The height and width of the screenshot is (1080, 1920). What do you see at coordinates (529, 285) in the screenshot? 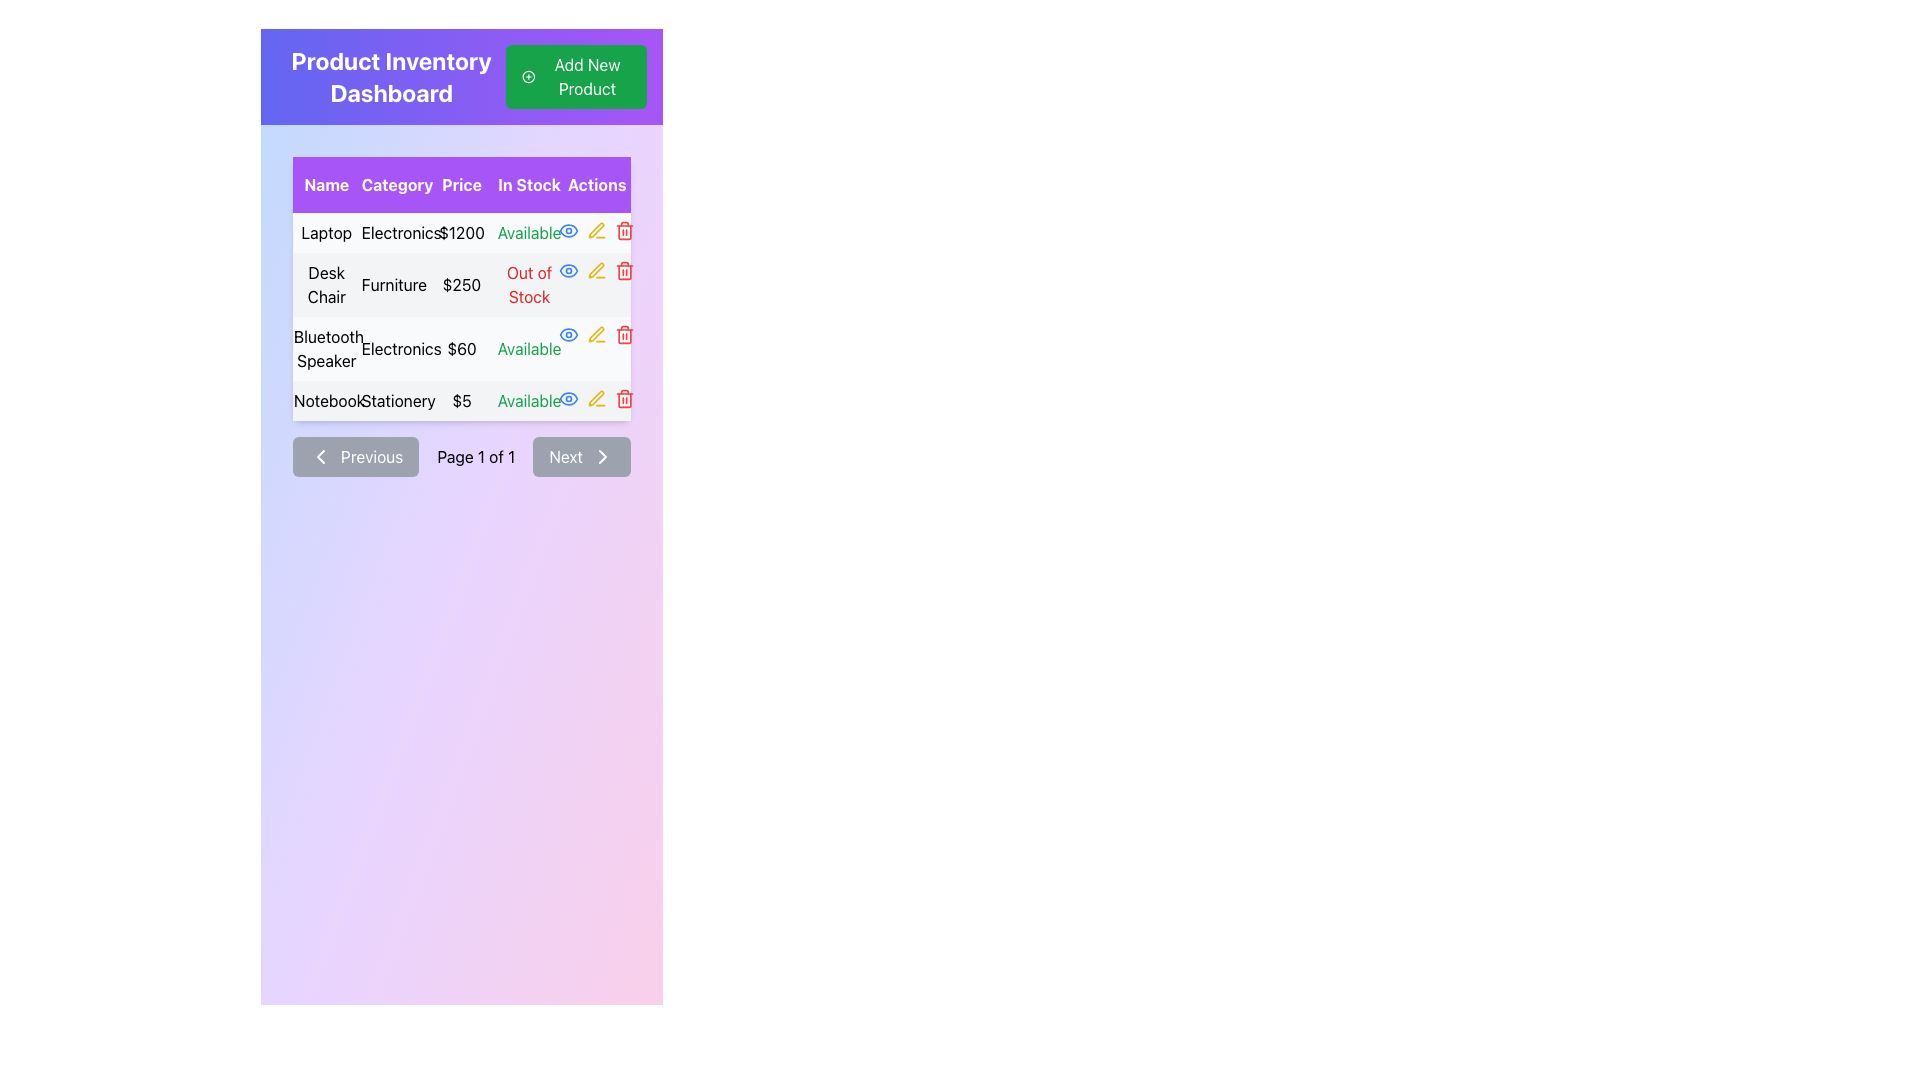
I see `the bold red 'Out of Stock' label located in the 'In Stock' column of the second row for the 'Desk Chair' entry` at bounding box center [529, 285].